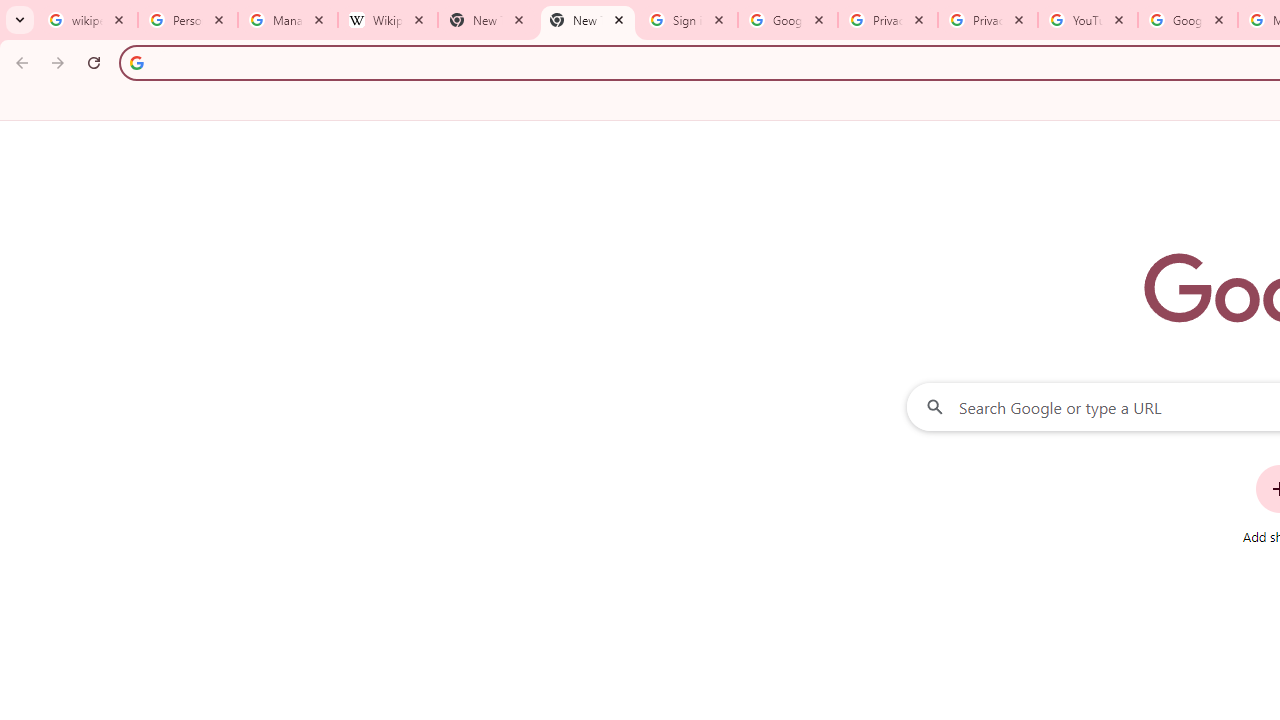 This screenshot has height=720, width=1280. Describe the element at coordinates (387, 20) in the screenshot. I see `'Wikipedia:Edit requests - Wikipedia'` at that location.